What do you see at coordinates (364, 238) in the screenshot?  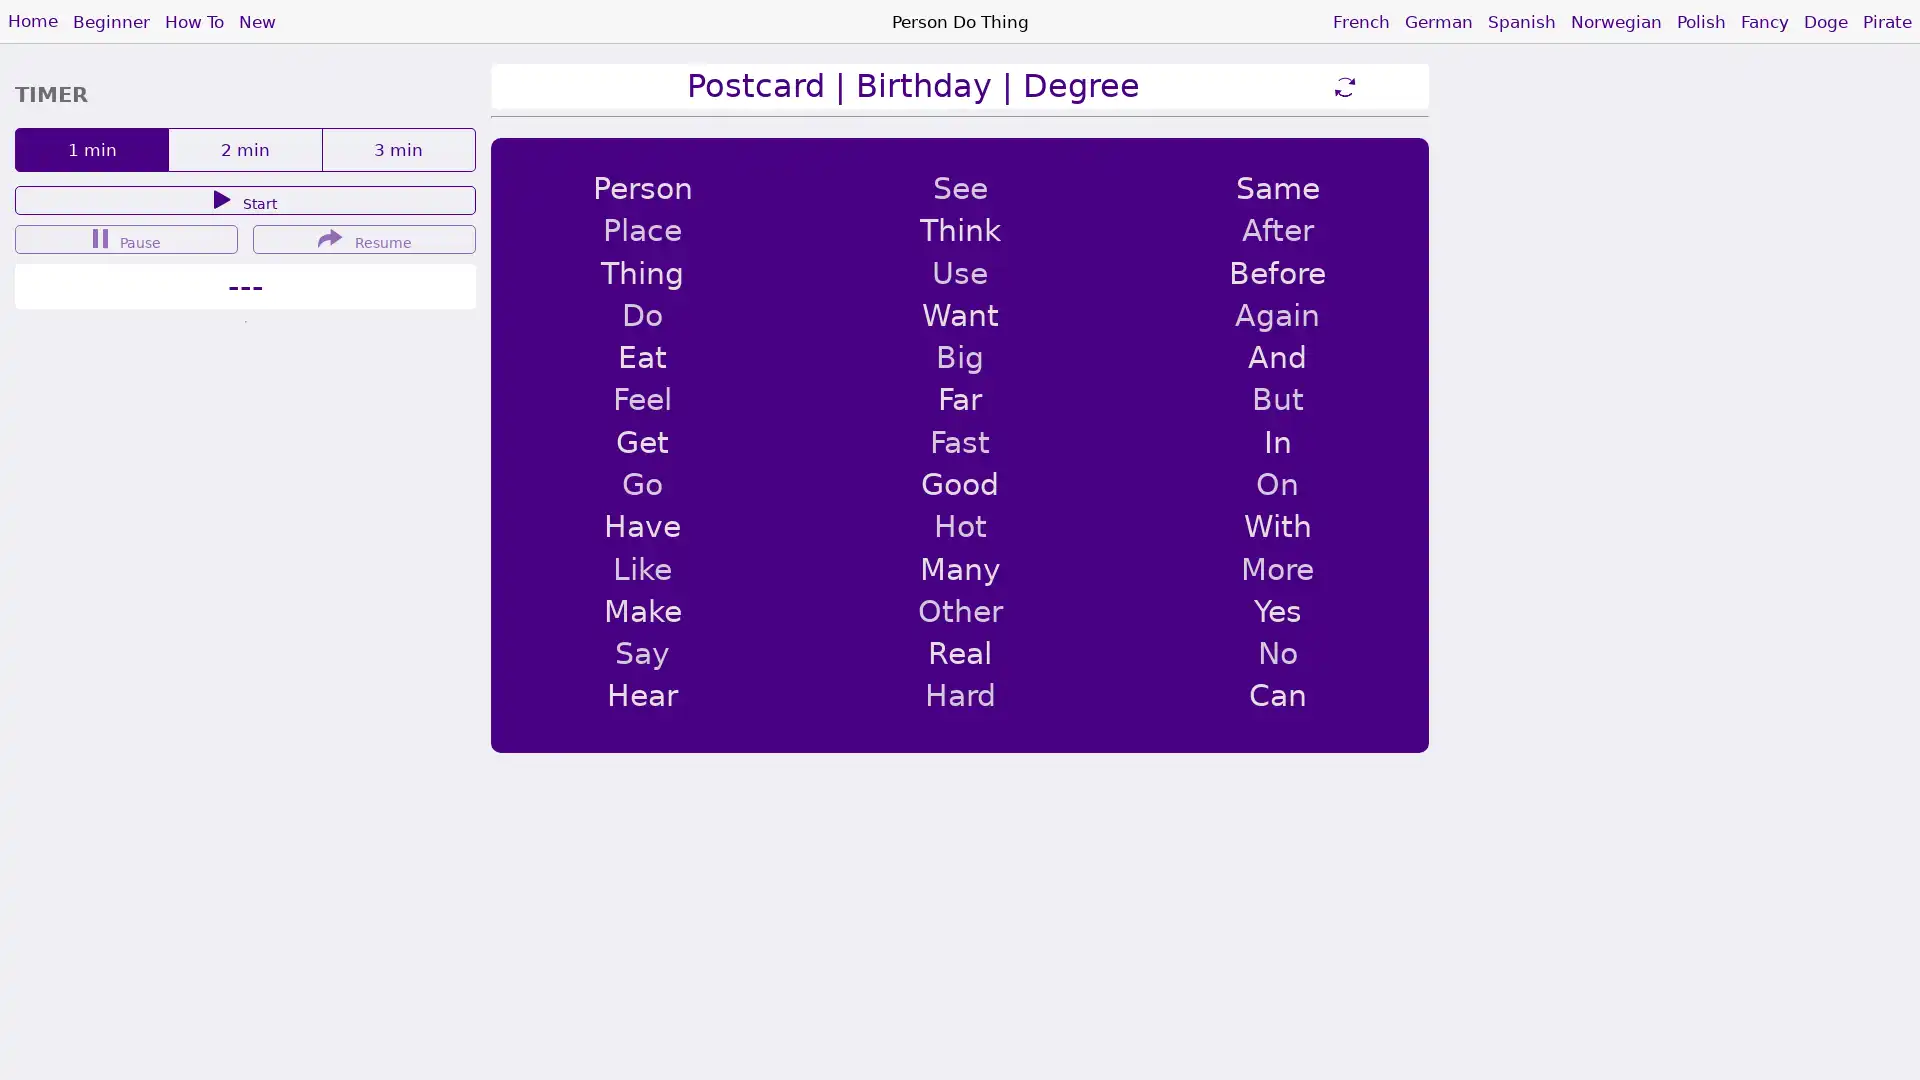 I see `forward_fill   Resume` at bounding box center [364, 238].